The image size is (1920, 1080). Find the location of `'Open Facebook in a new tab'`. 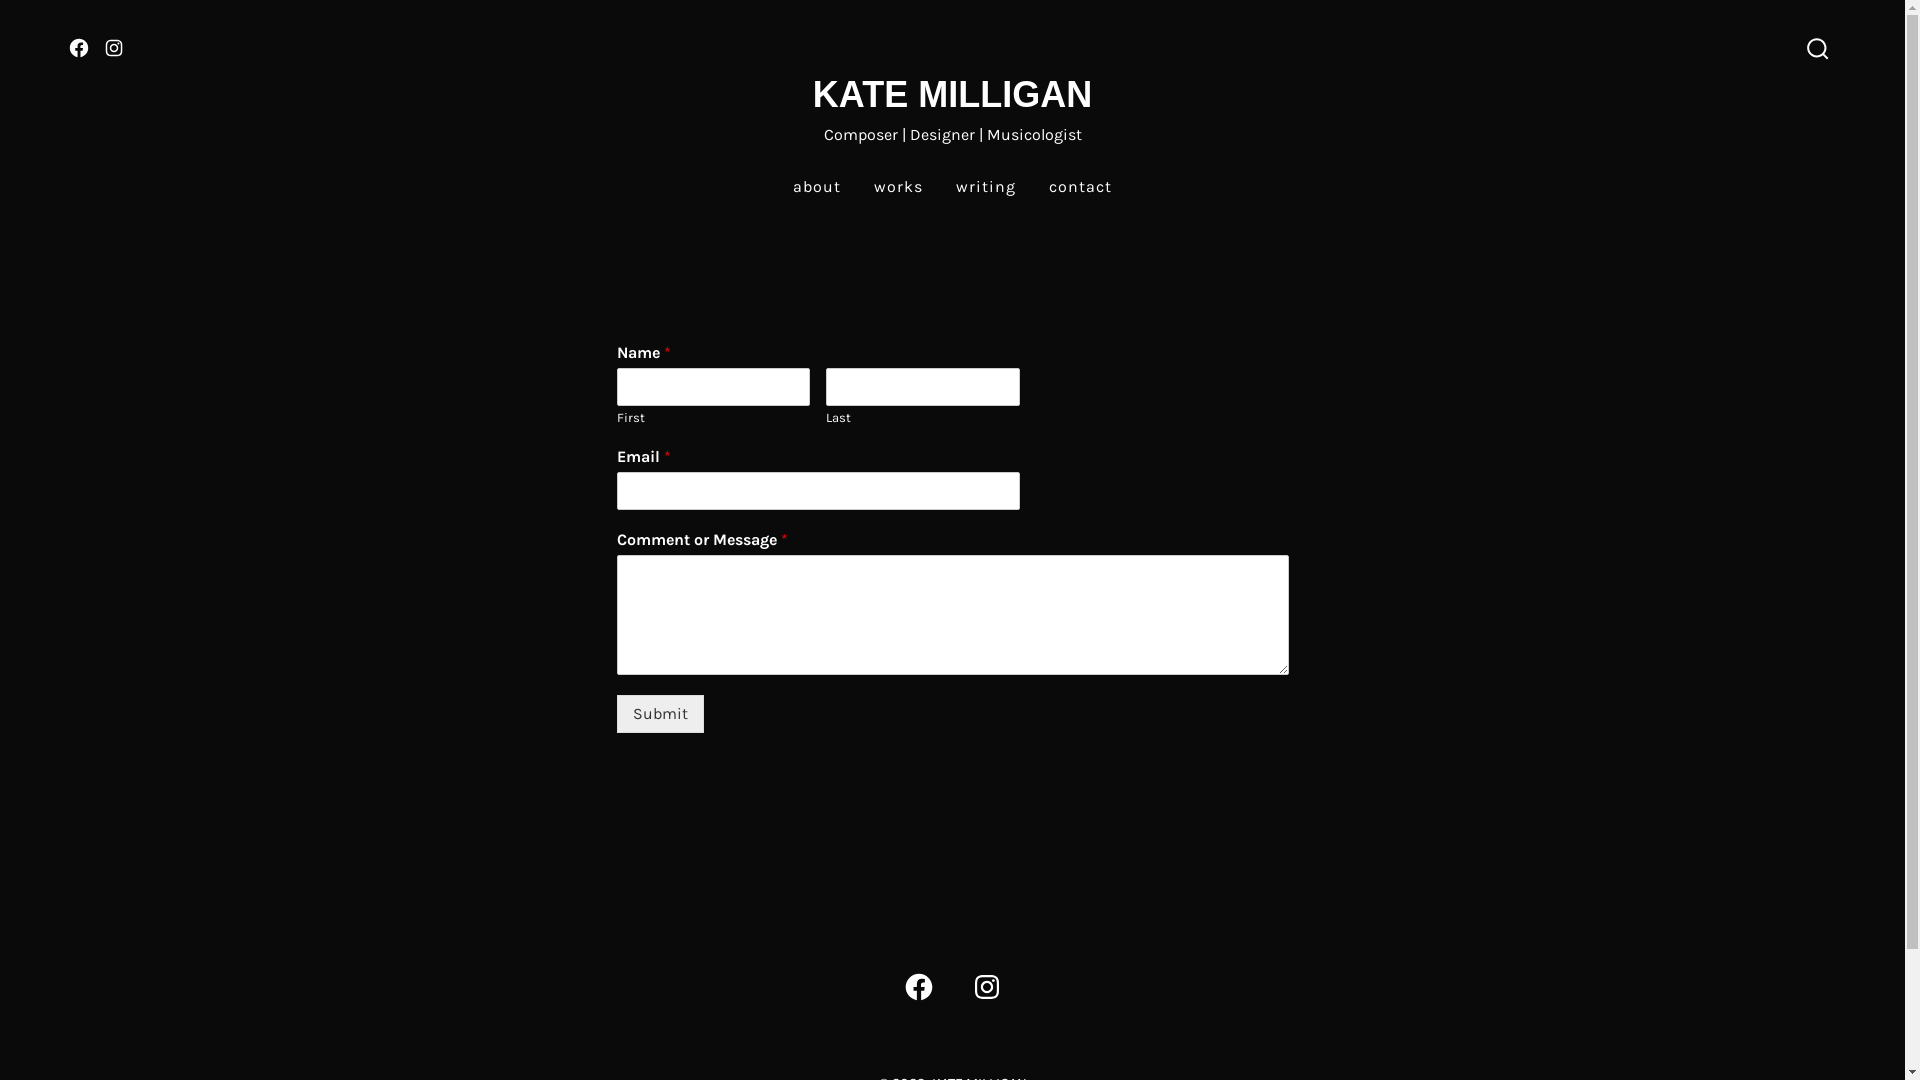

'Open Facebook in a new tab' is located at coordinates (916, 986).